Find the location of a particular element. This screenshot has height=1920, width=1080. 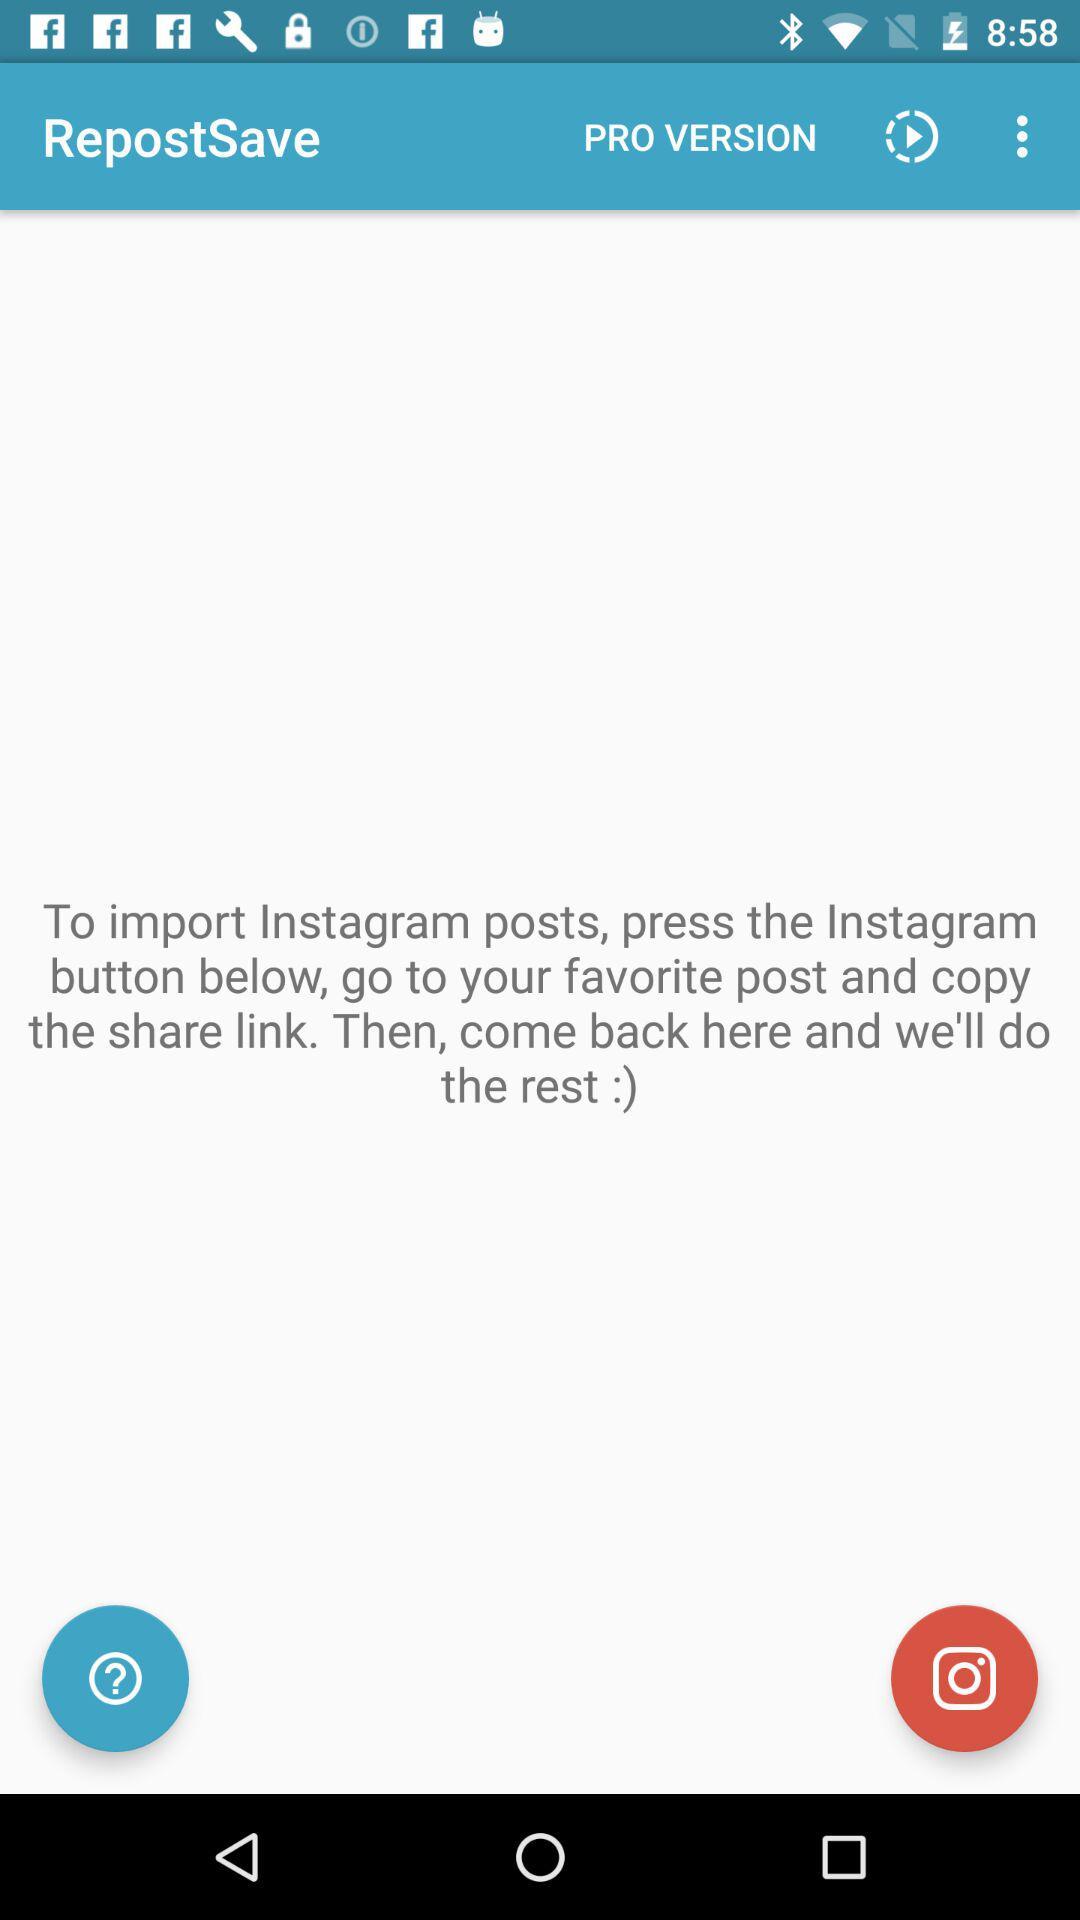

the item at the top is located at coordinates (699, 135).